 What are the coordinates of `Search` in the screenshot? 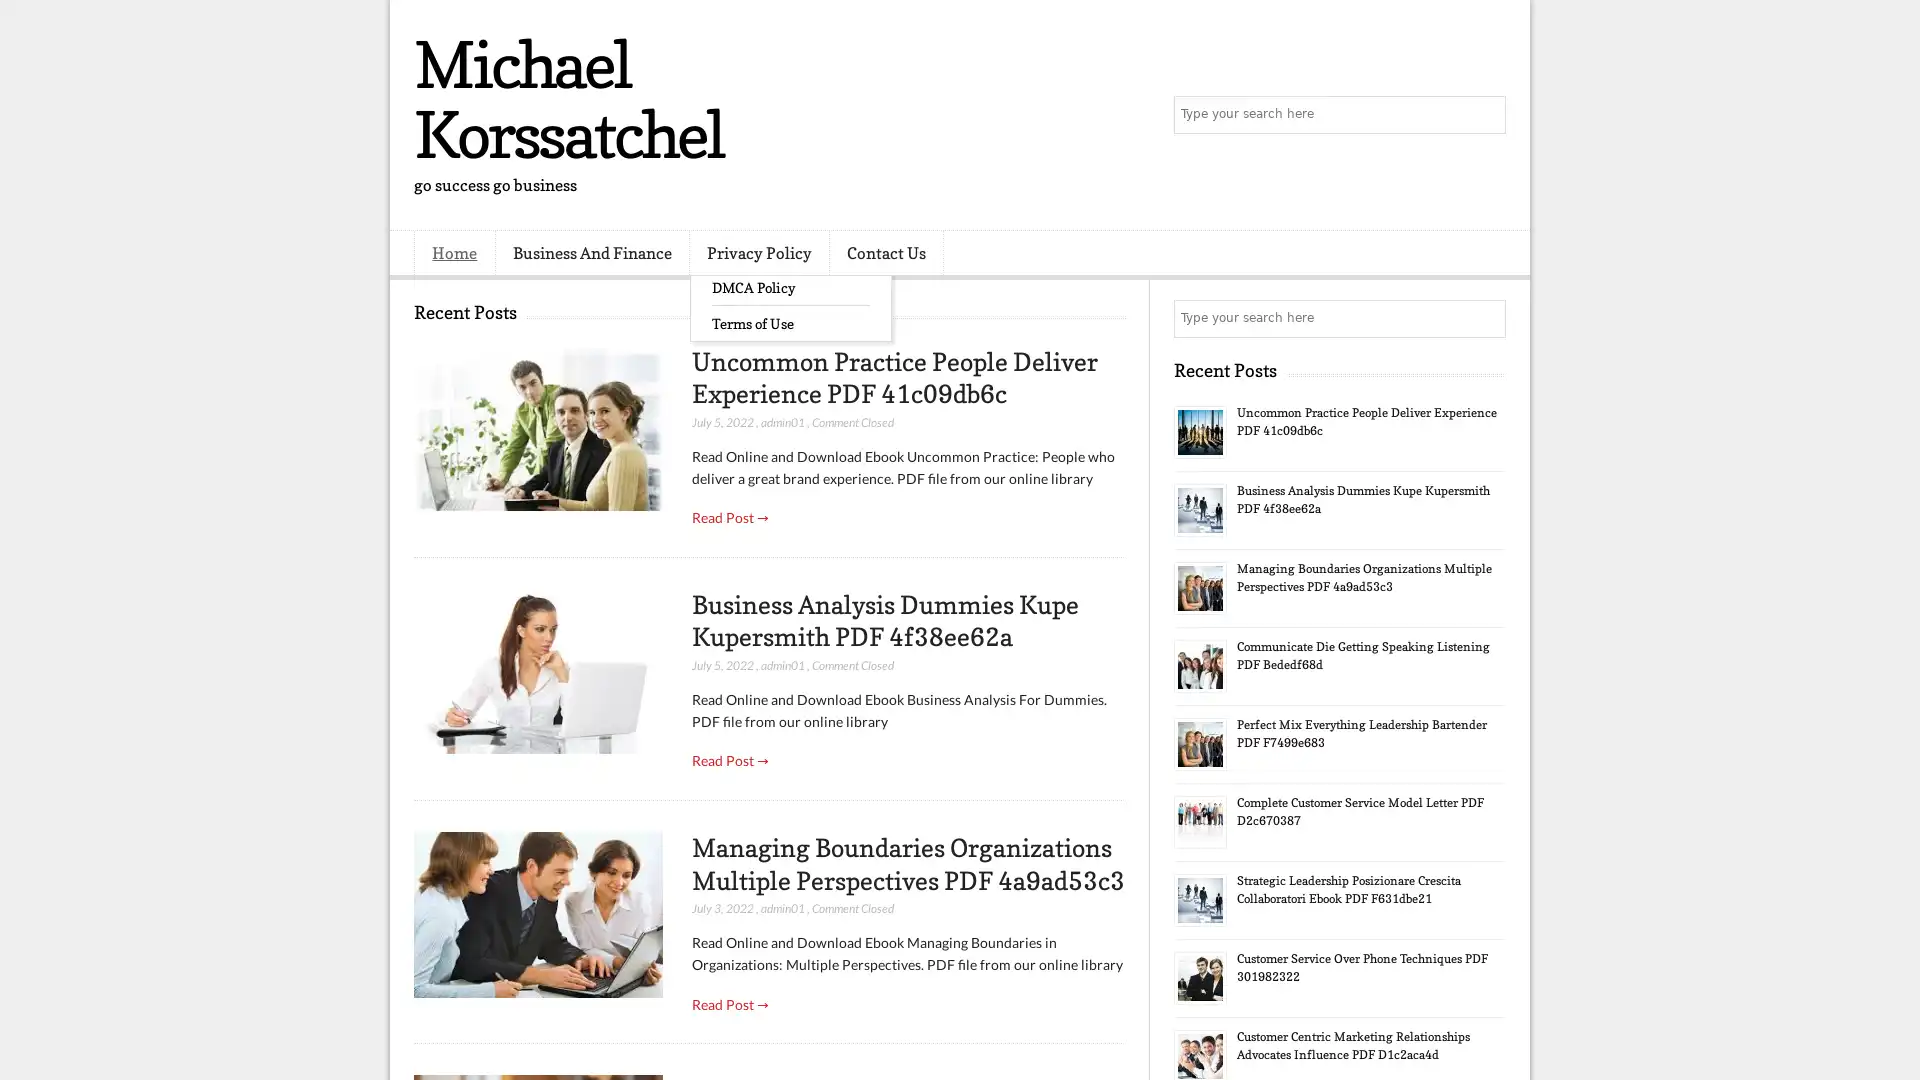 It's located at (1485, 318).